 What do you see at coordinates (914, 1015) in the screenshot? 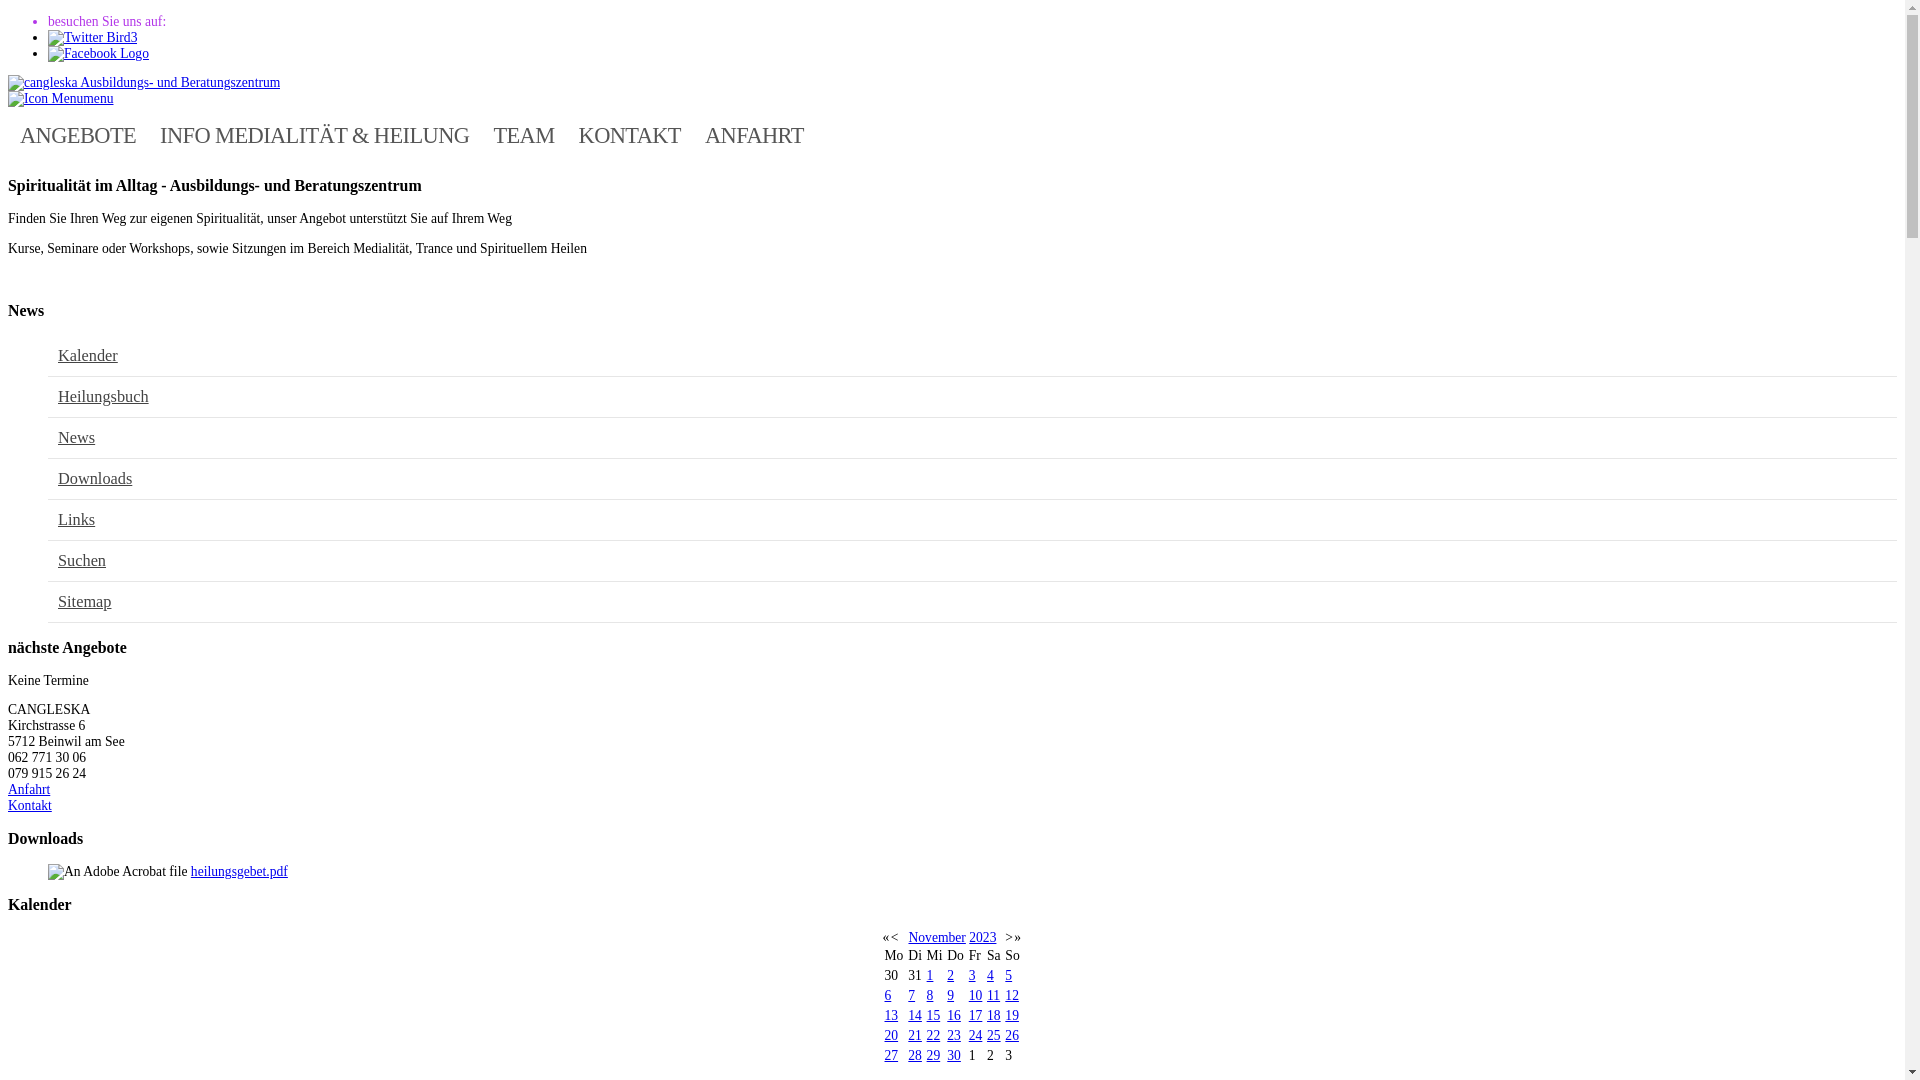
I see `'14'` at bounding box center [914, 1015].